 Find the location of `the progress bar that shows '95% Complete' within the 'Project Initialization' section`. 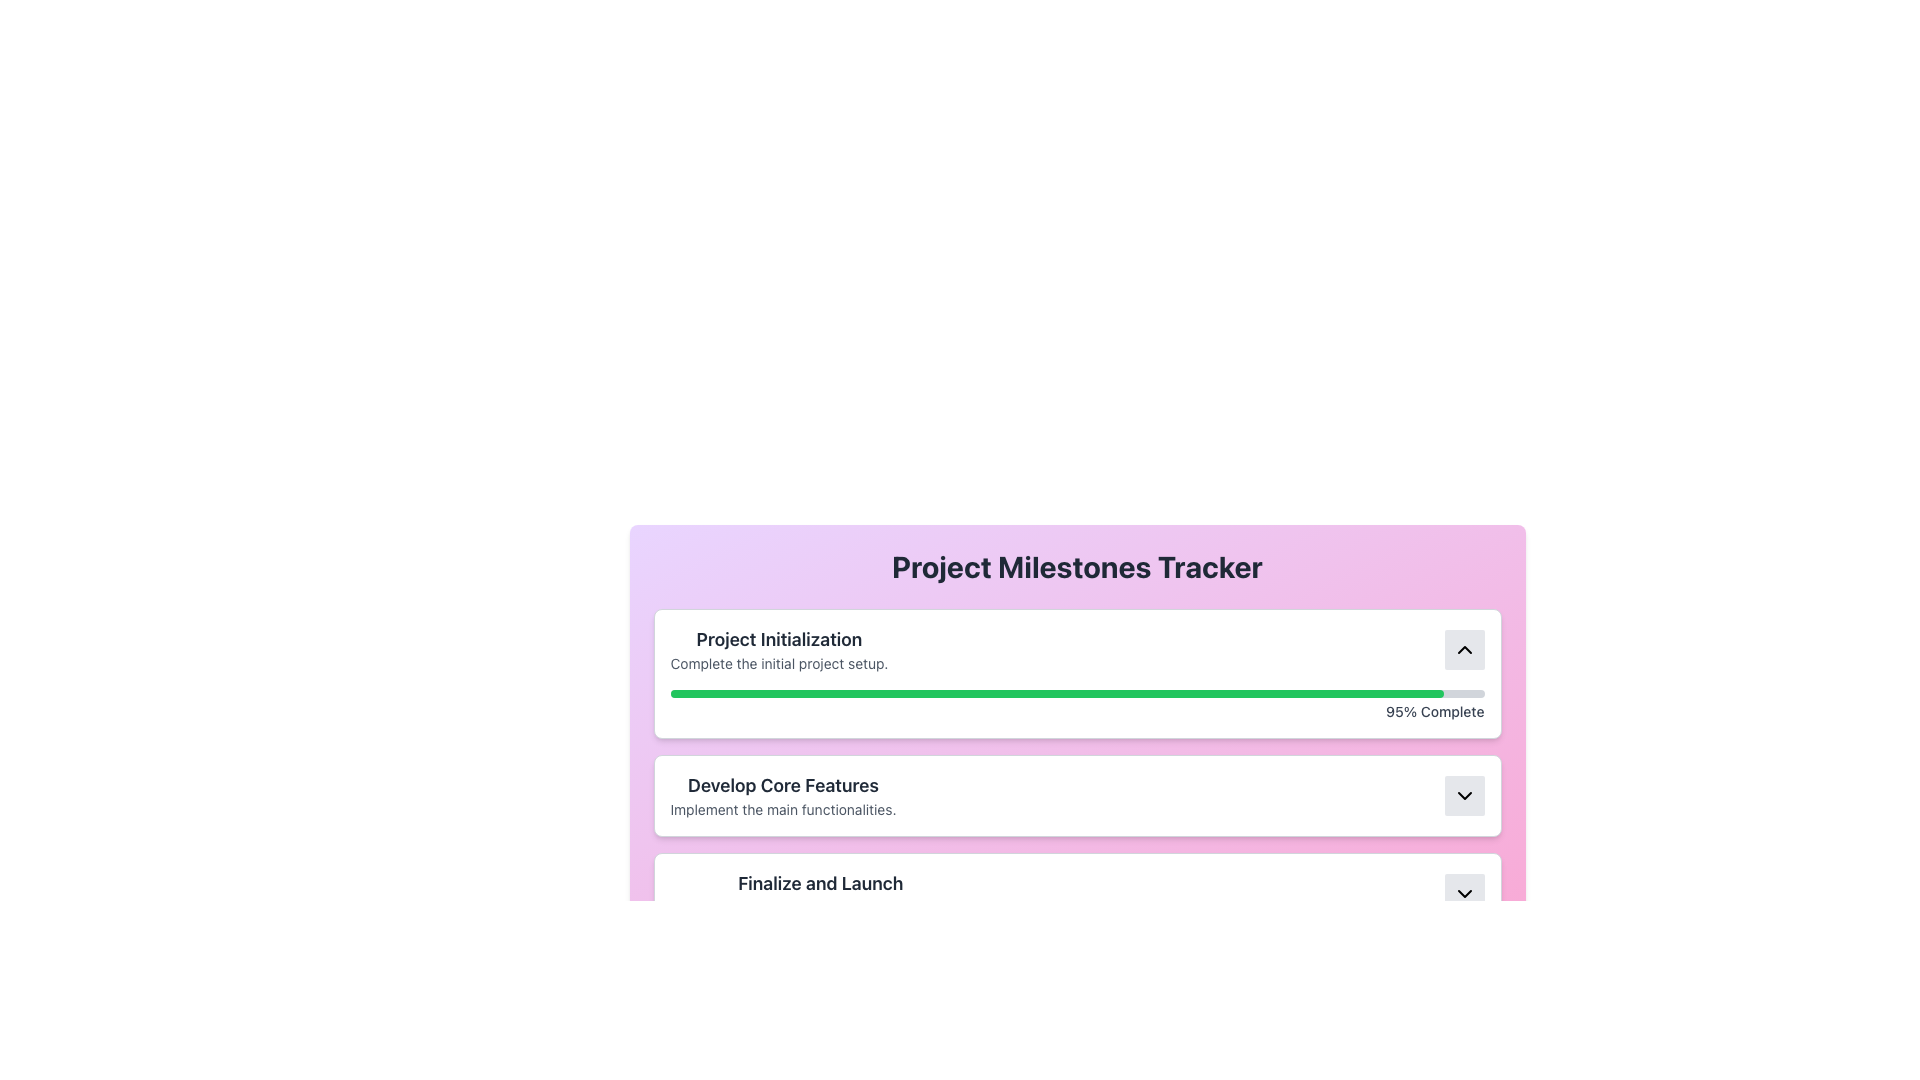

the progress bar that shows '95% Complete' within the 'Project Initialization' section is located at coordinates (1076, 704).